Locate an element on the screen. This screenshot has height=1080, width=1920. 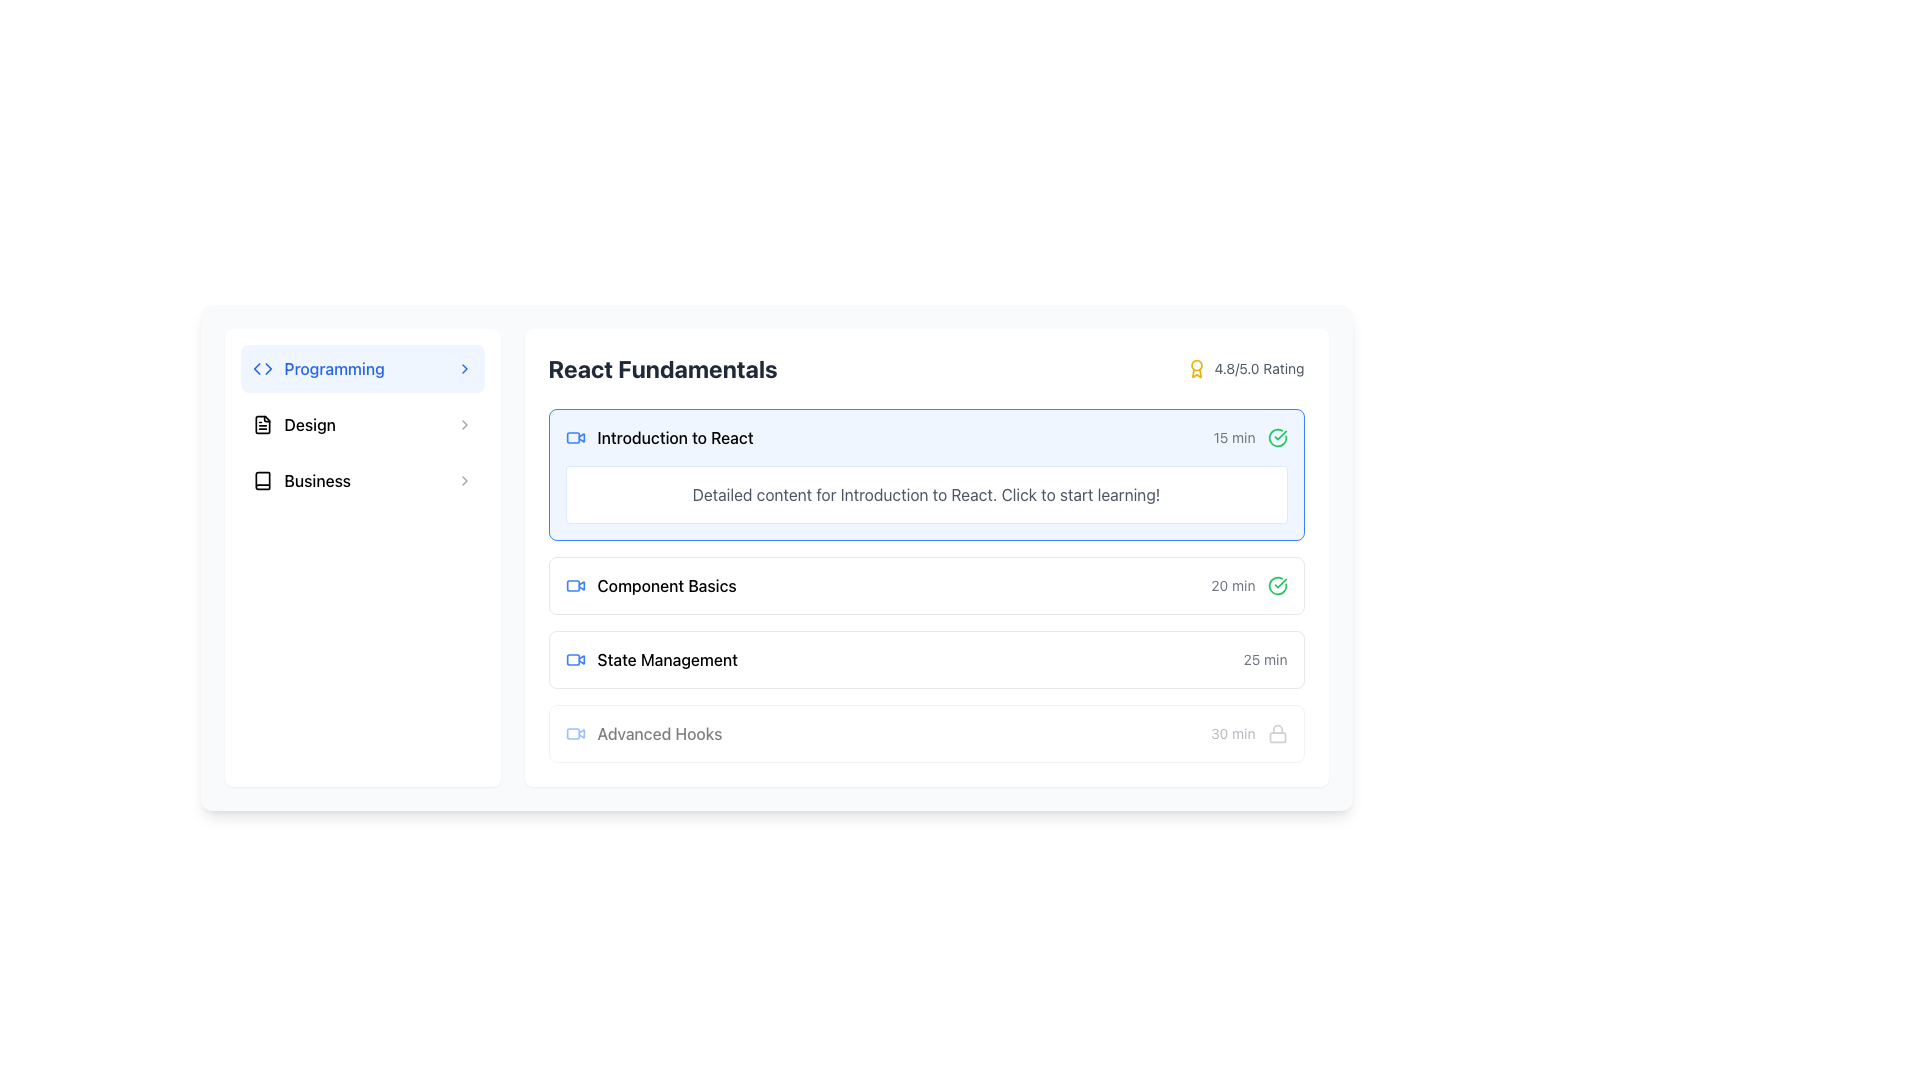
the list item titled 'Component Basics' in the 'React Fundamentals' section is located at coordinates (925, 585).